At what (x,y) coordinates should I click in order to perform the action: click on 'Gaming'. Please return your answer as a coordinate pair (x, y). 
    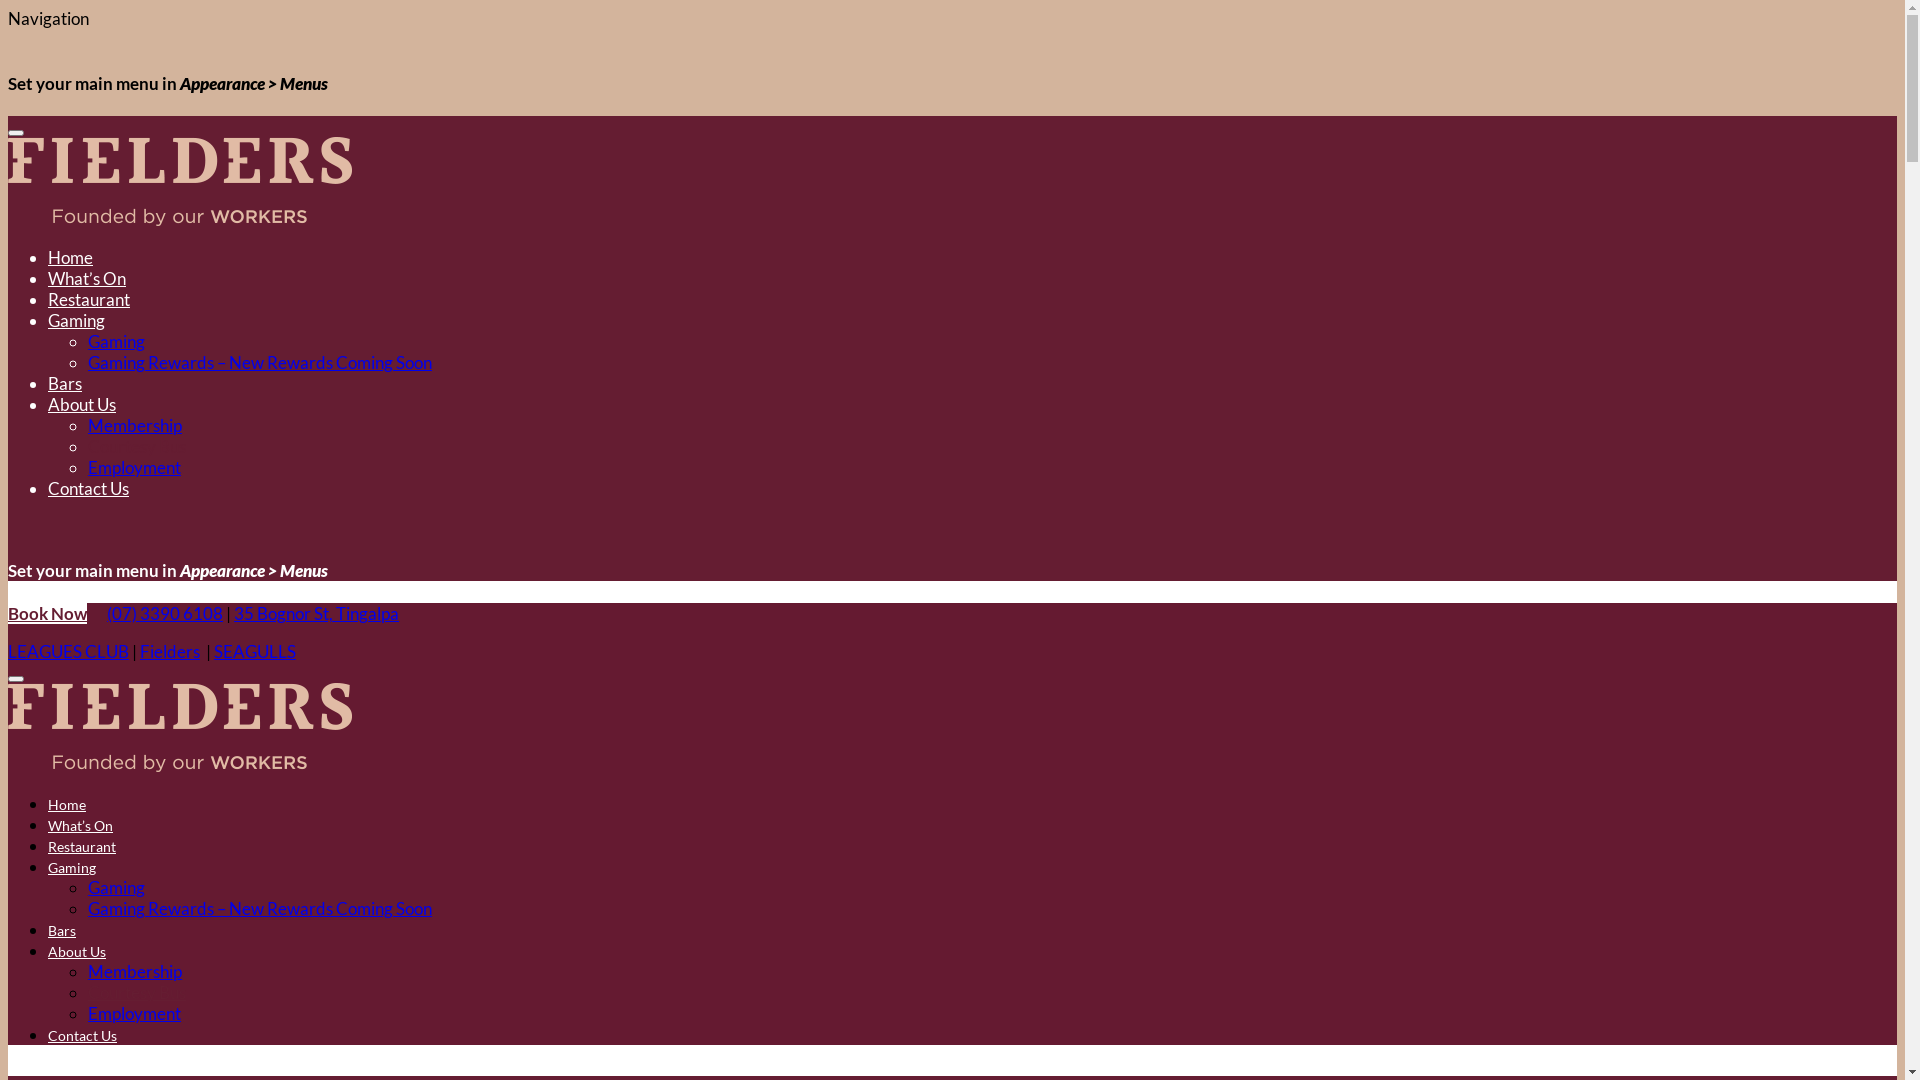
    Looking at the image, I should click on (72, 866).